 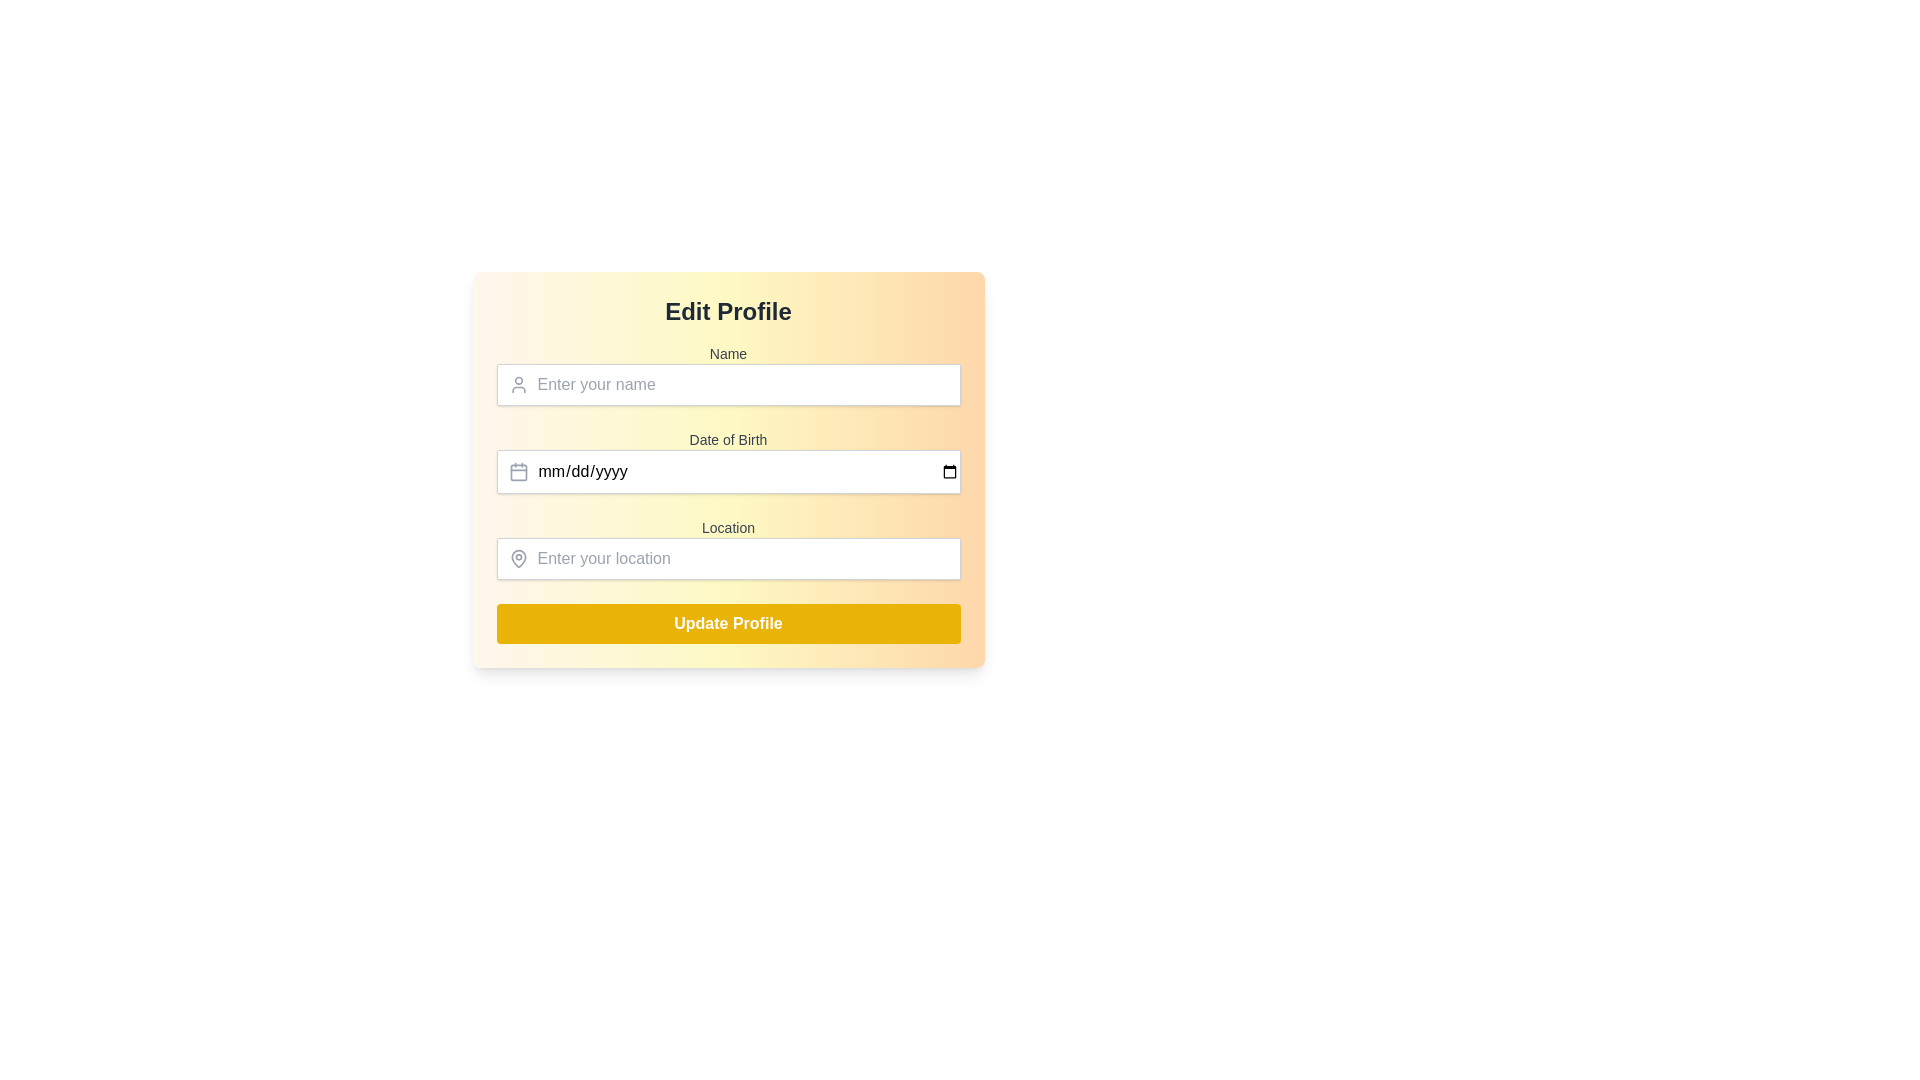 What do you see at coordinates (727, 462) in the screenshot?
I see `the 'Date of Birth' labeled input field` at bounding box center [727, 462].